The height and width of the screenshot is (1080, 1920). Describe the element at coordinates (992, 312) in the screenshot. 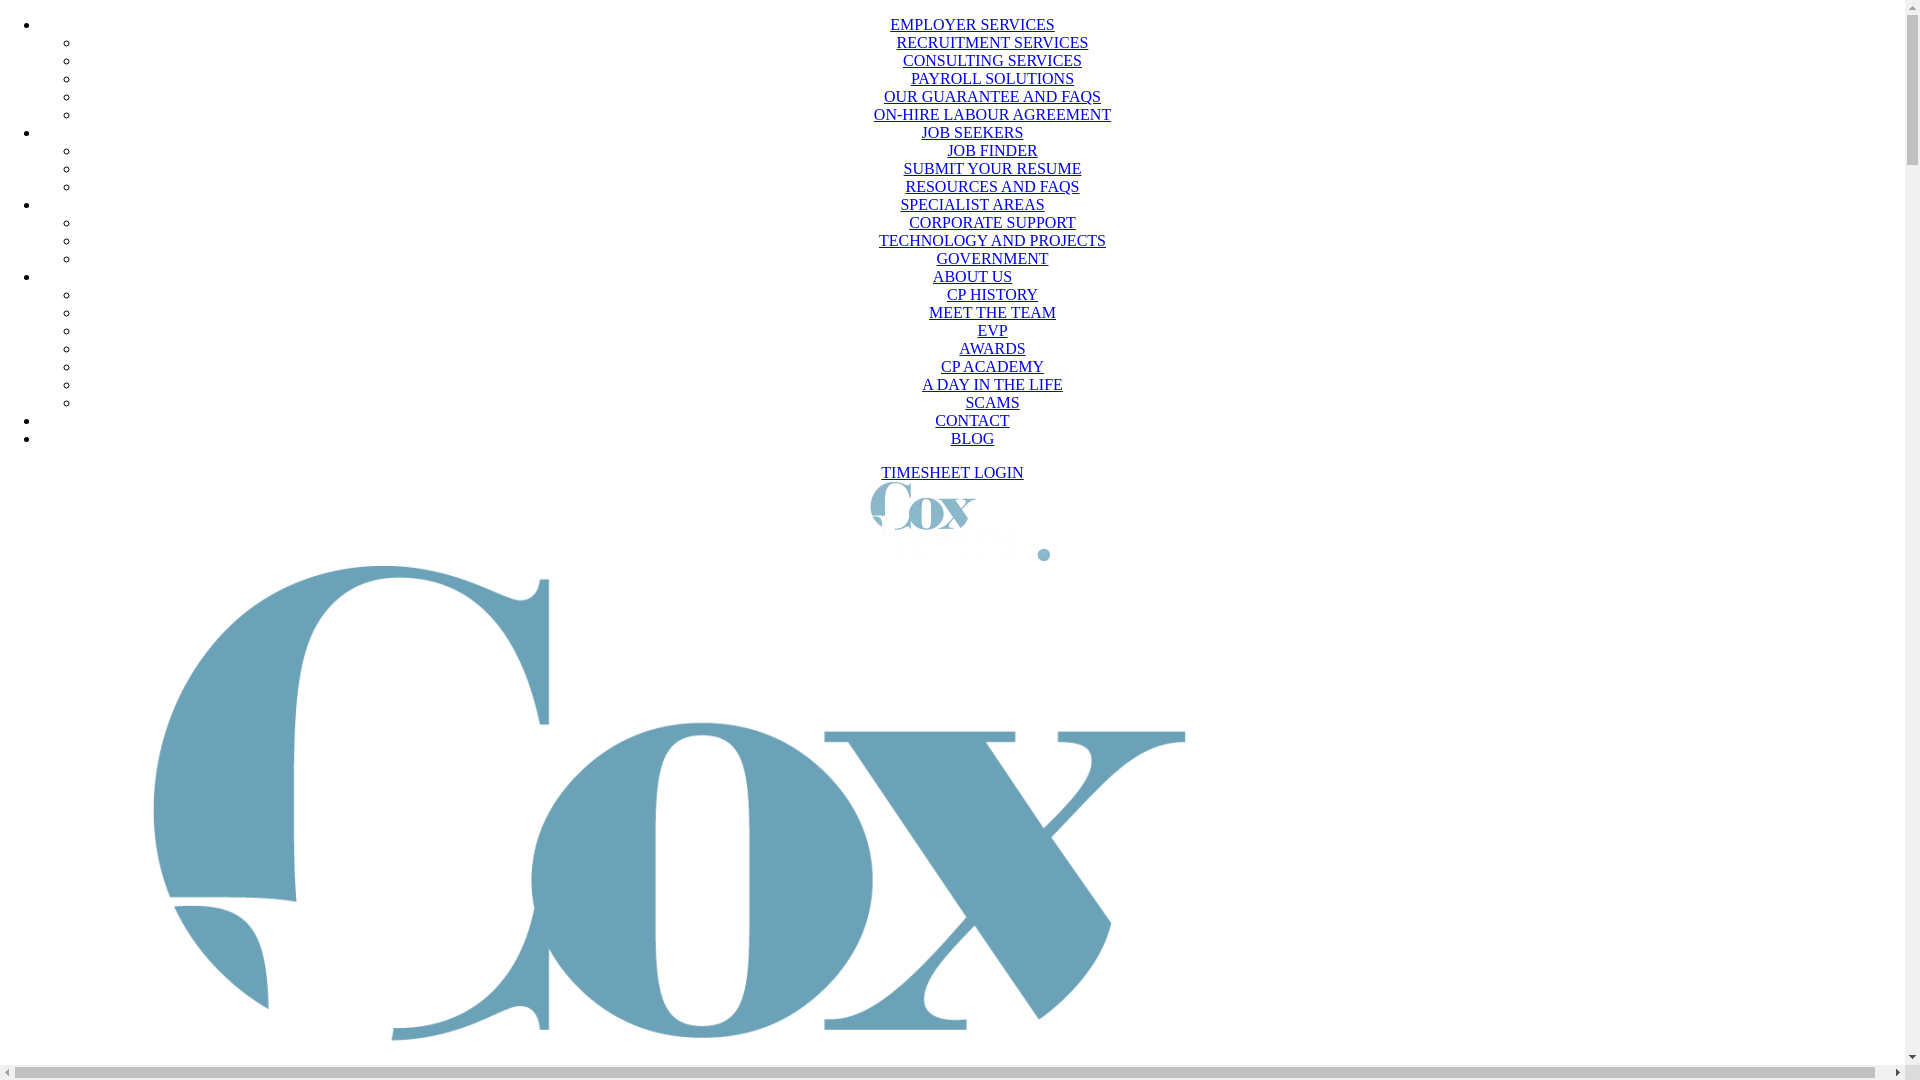

I see `'MEET THE TEAM'` at that location.